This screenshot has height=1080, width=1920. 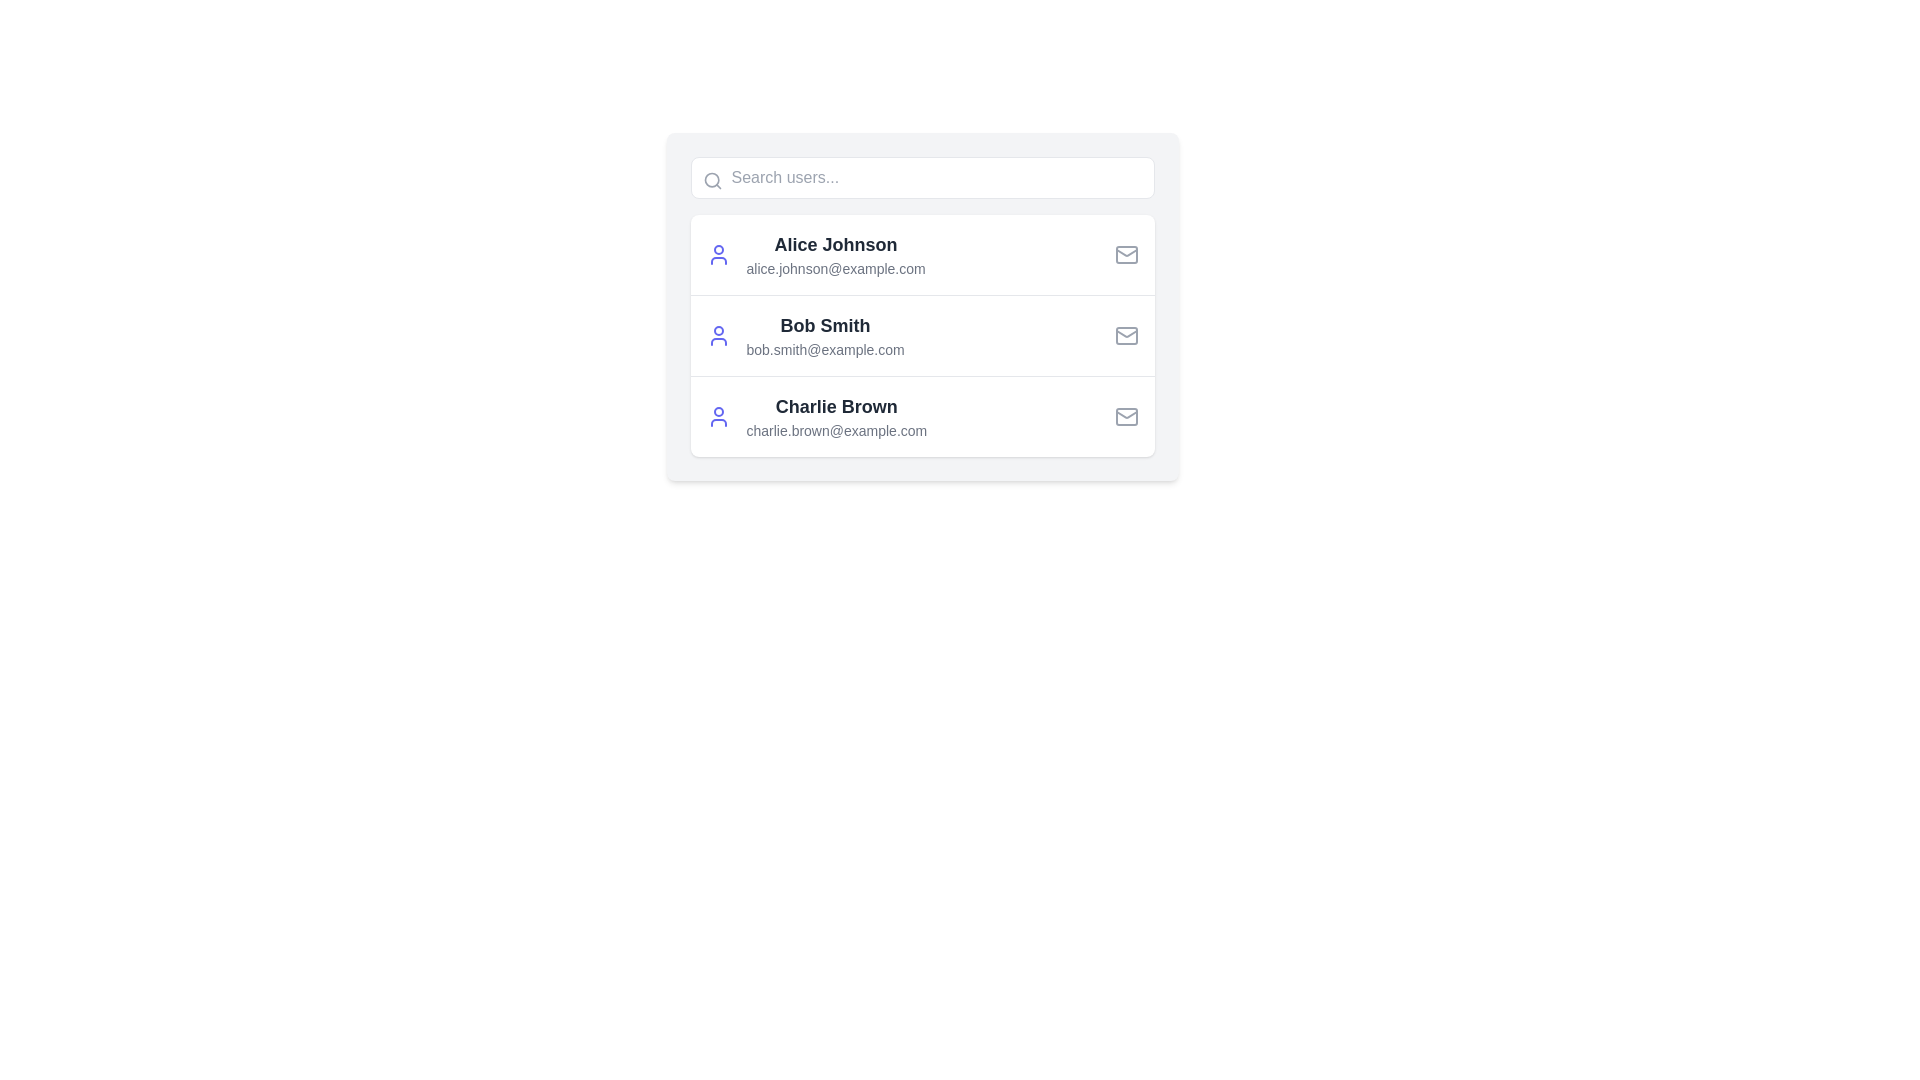 I want to click on the text block displaying the user's name 'Charlie Brown' and email 'charlie.brown@example.com', which is located in the third card of a vertical list, to the right of the profile icon and to the left of the email icon, so click(x=836, y=415).